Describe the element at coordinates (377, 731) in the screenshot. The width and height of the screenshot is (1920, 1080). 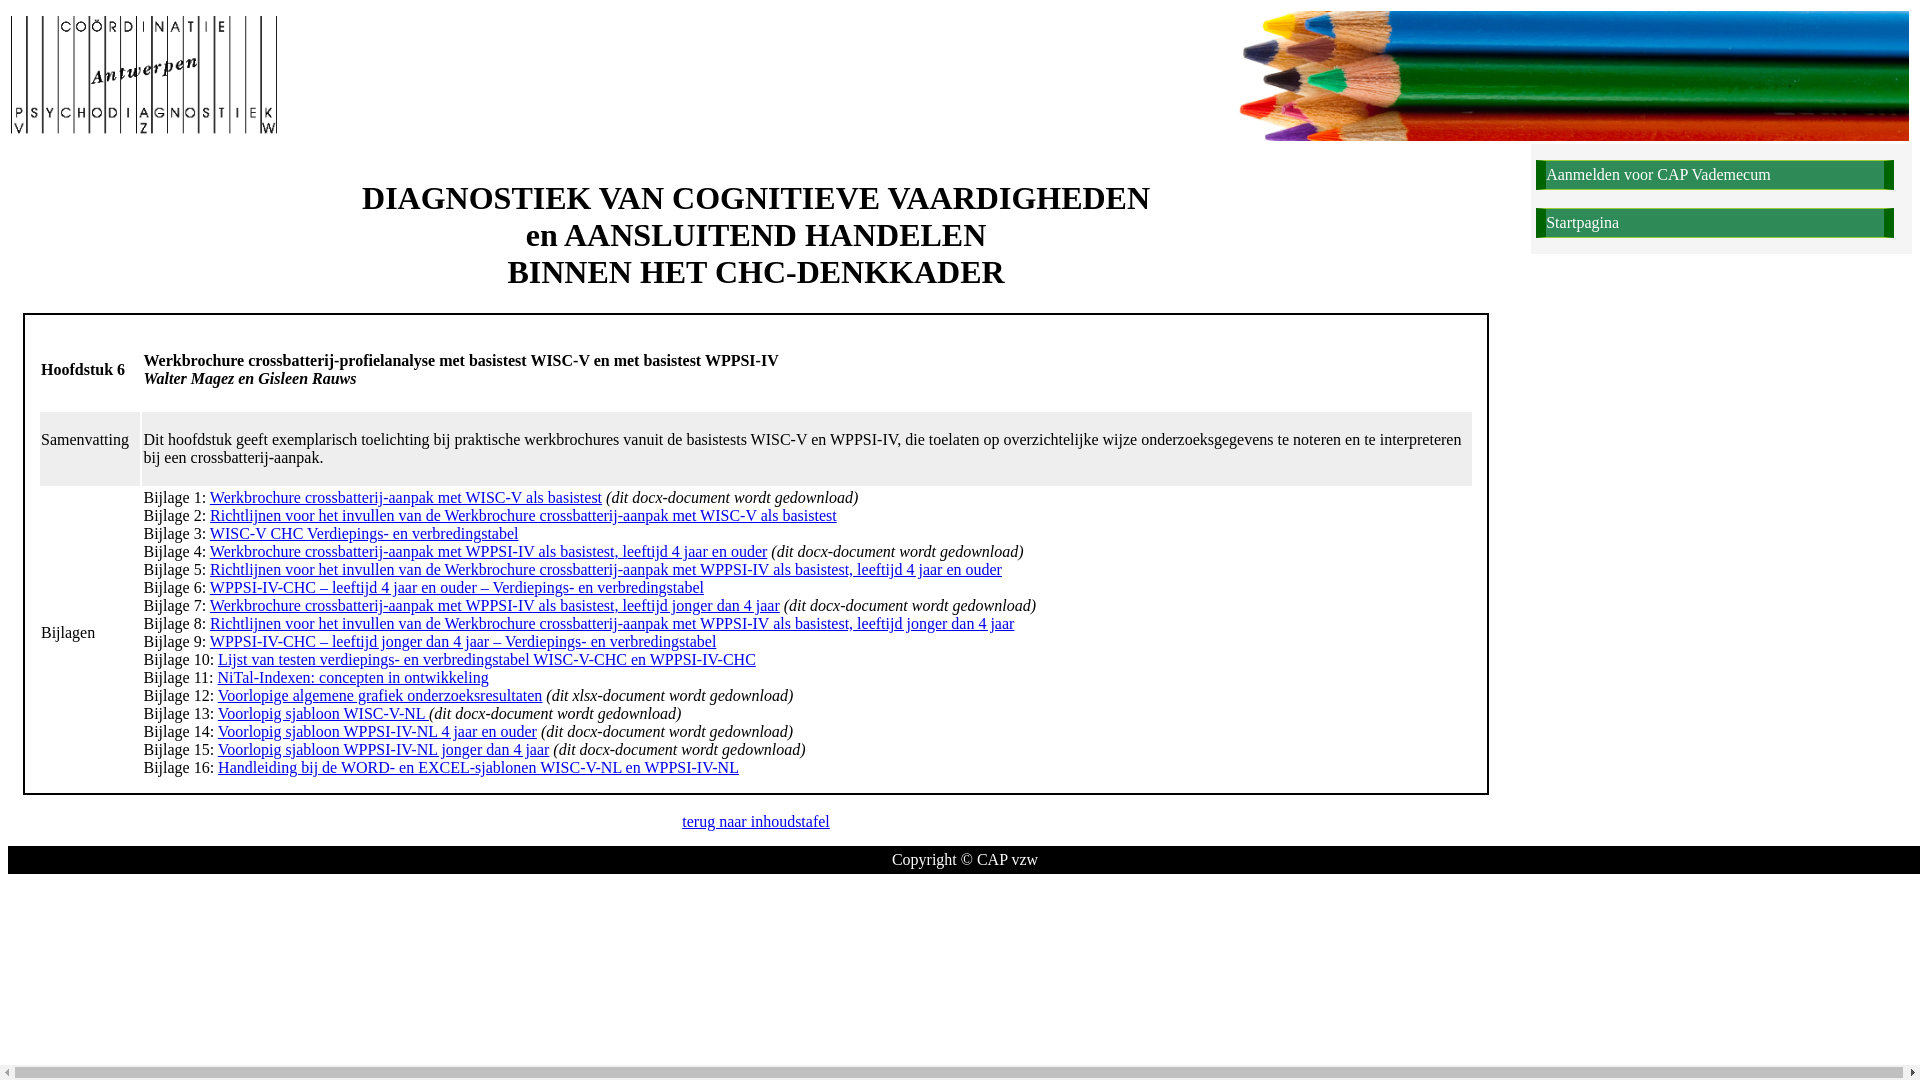
I see `'Voorlopig sjabloon WPPSI-IV-NL 4 jaar en ouder'` at that location.